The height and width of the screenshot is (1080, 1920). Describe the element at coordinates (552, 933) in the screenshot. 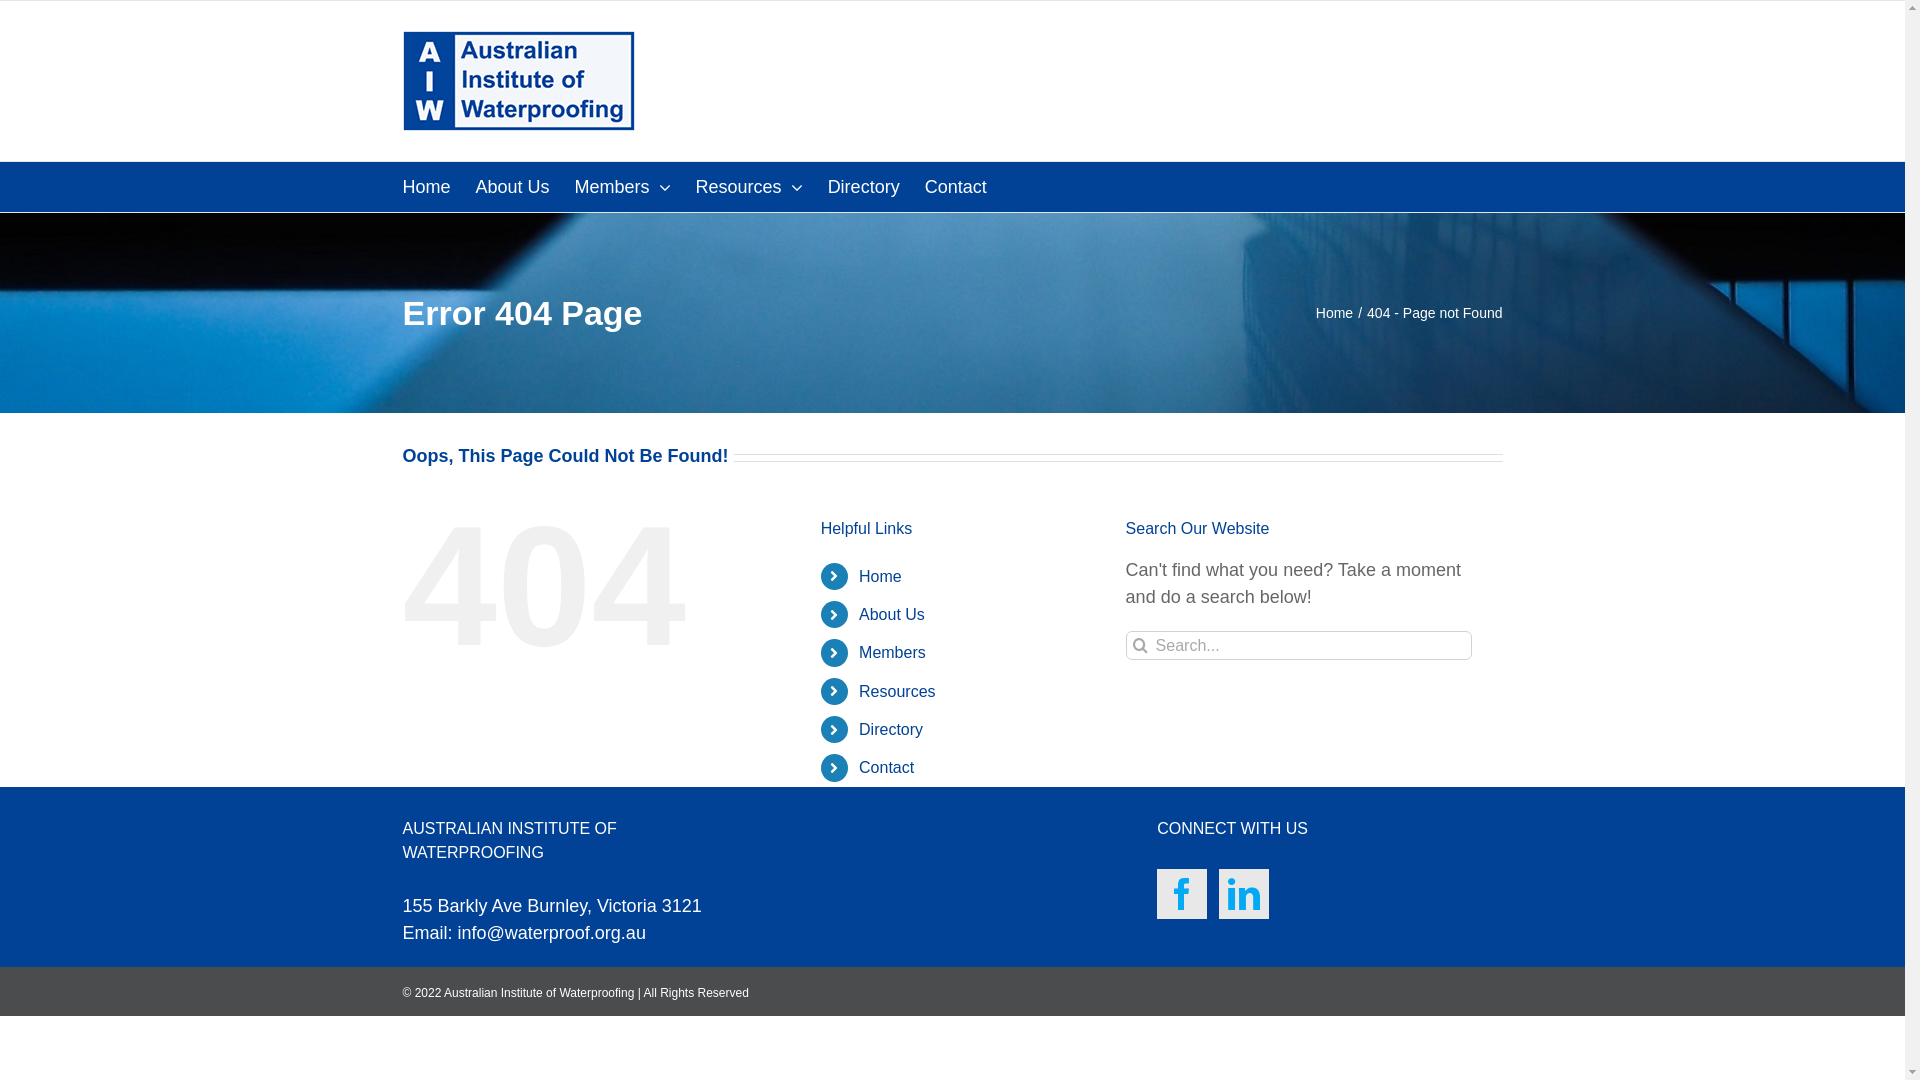

I see `'info@waterproof.org.au'` at that location.